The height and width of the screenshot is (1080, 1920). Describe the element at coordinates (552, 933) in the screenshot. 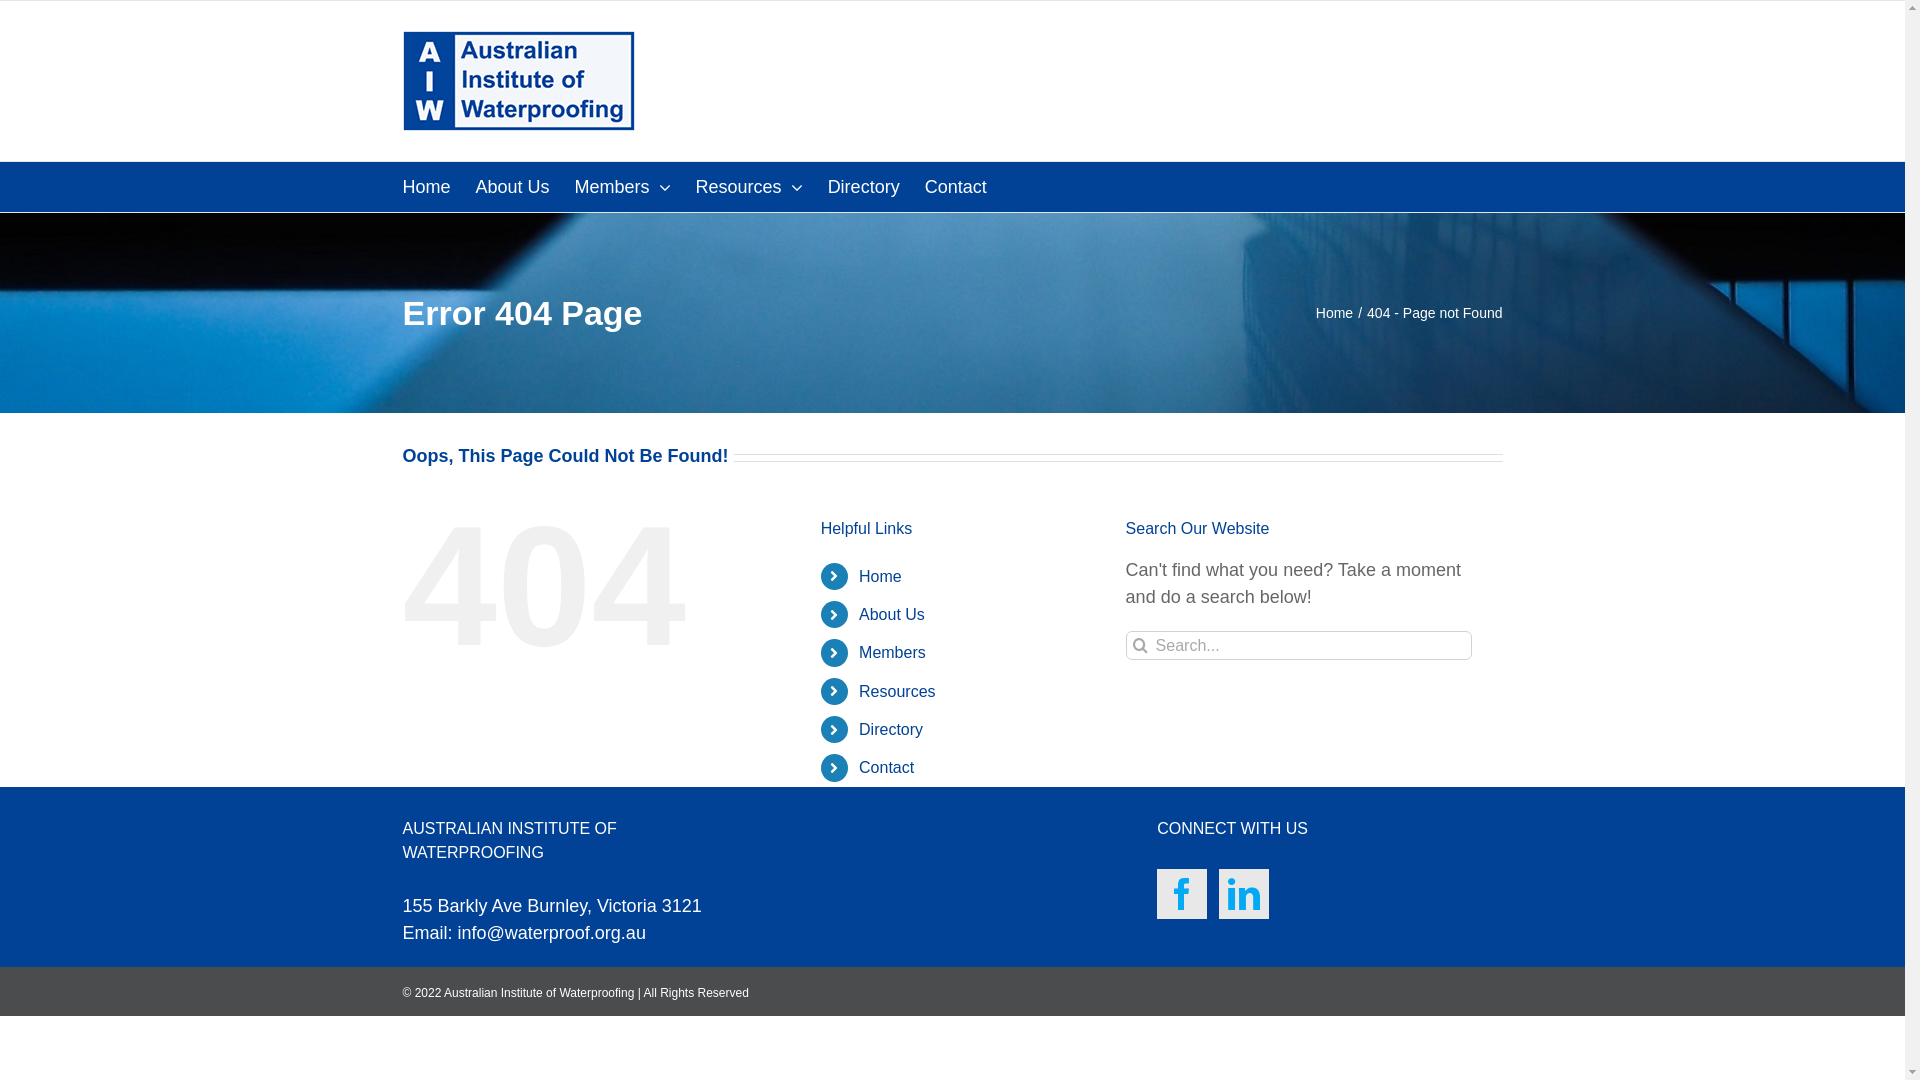

I see `'info@waterproof.org.au'` at that location.